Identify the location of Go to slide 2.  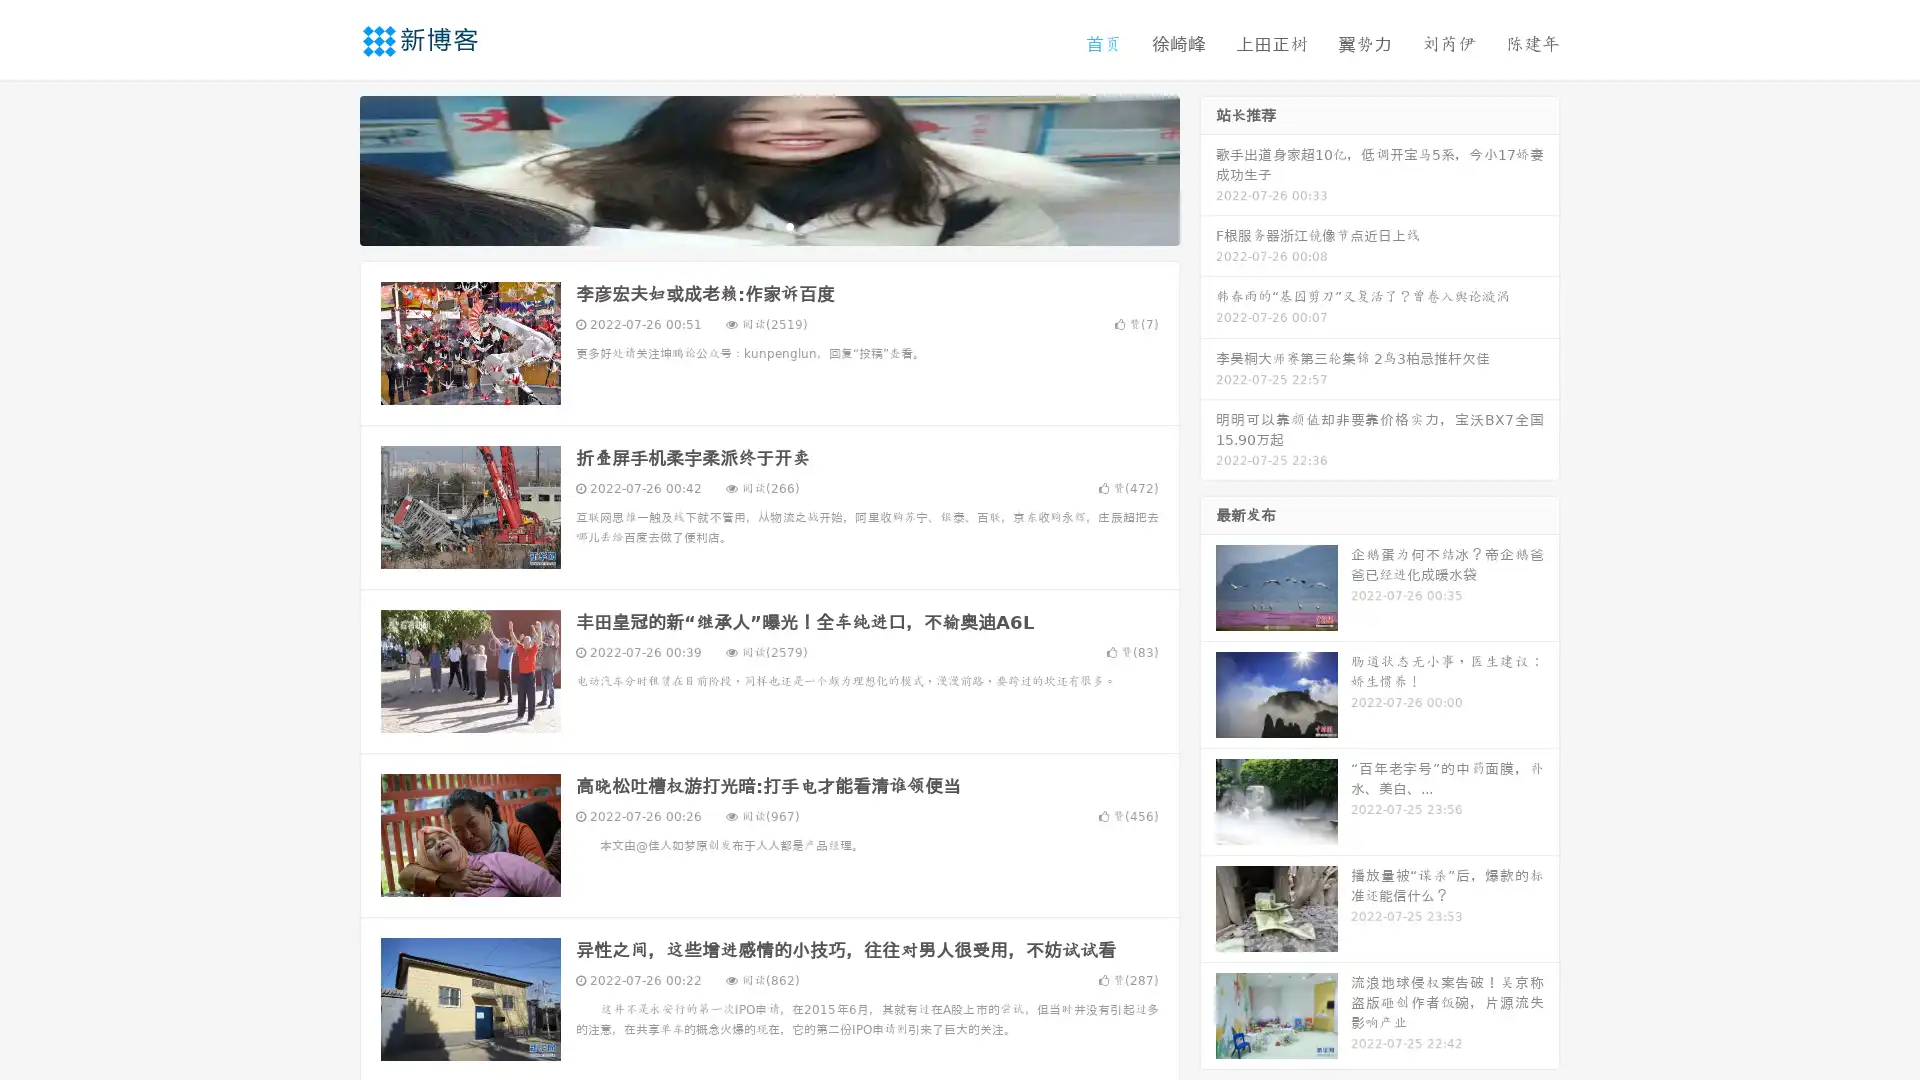
(768, 225).